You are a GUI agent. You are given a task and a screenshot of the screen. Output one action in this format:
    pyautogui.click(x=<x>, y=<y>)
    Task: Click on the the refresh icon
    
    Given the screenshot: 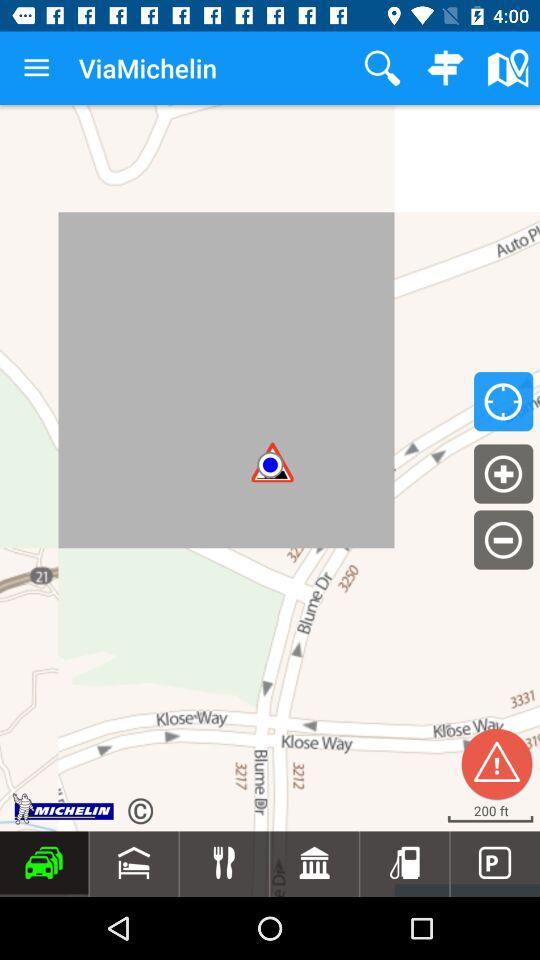 What is the action you would take?
    pyautogui.click(x=139, y=811)
    